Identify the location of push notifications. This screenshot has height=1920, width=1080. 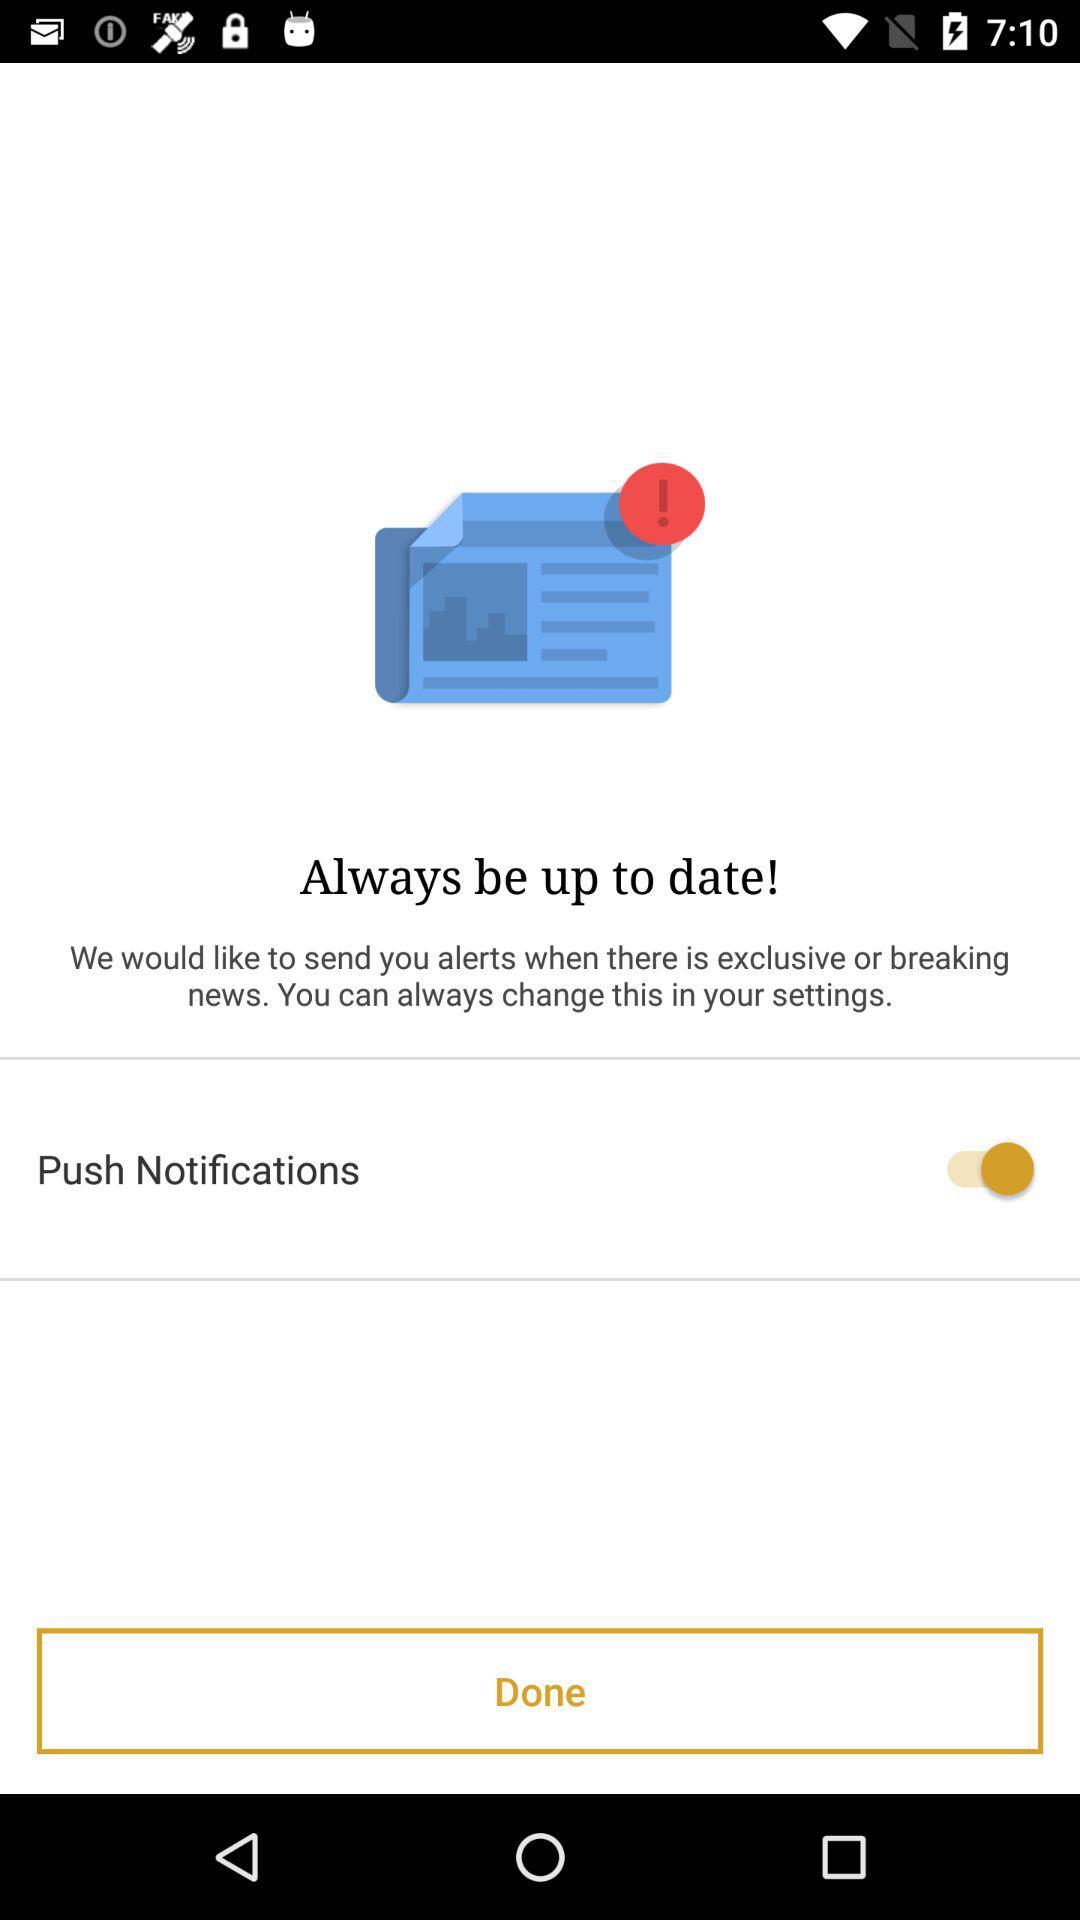
(540, 1168).